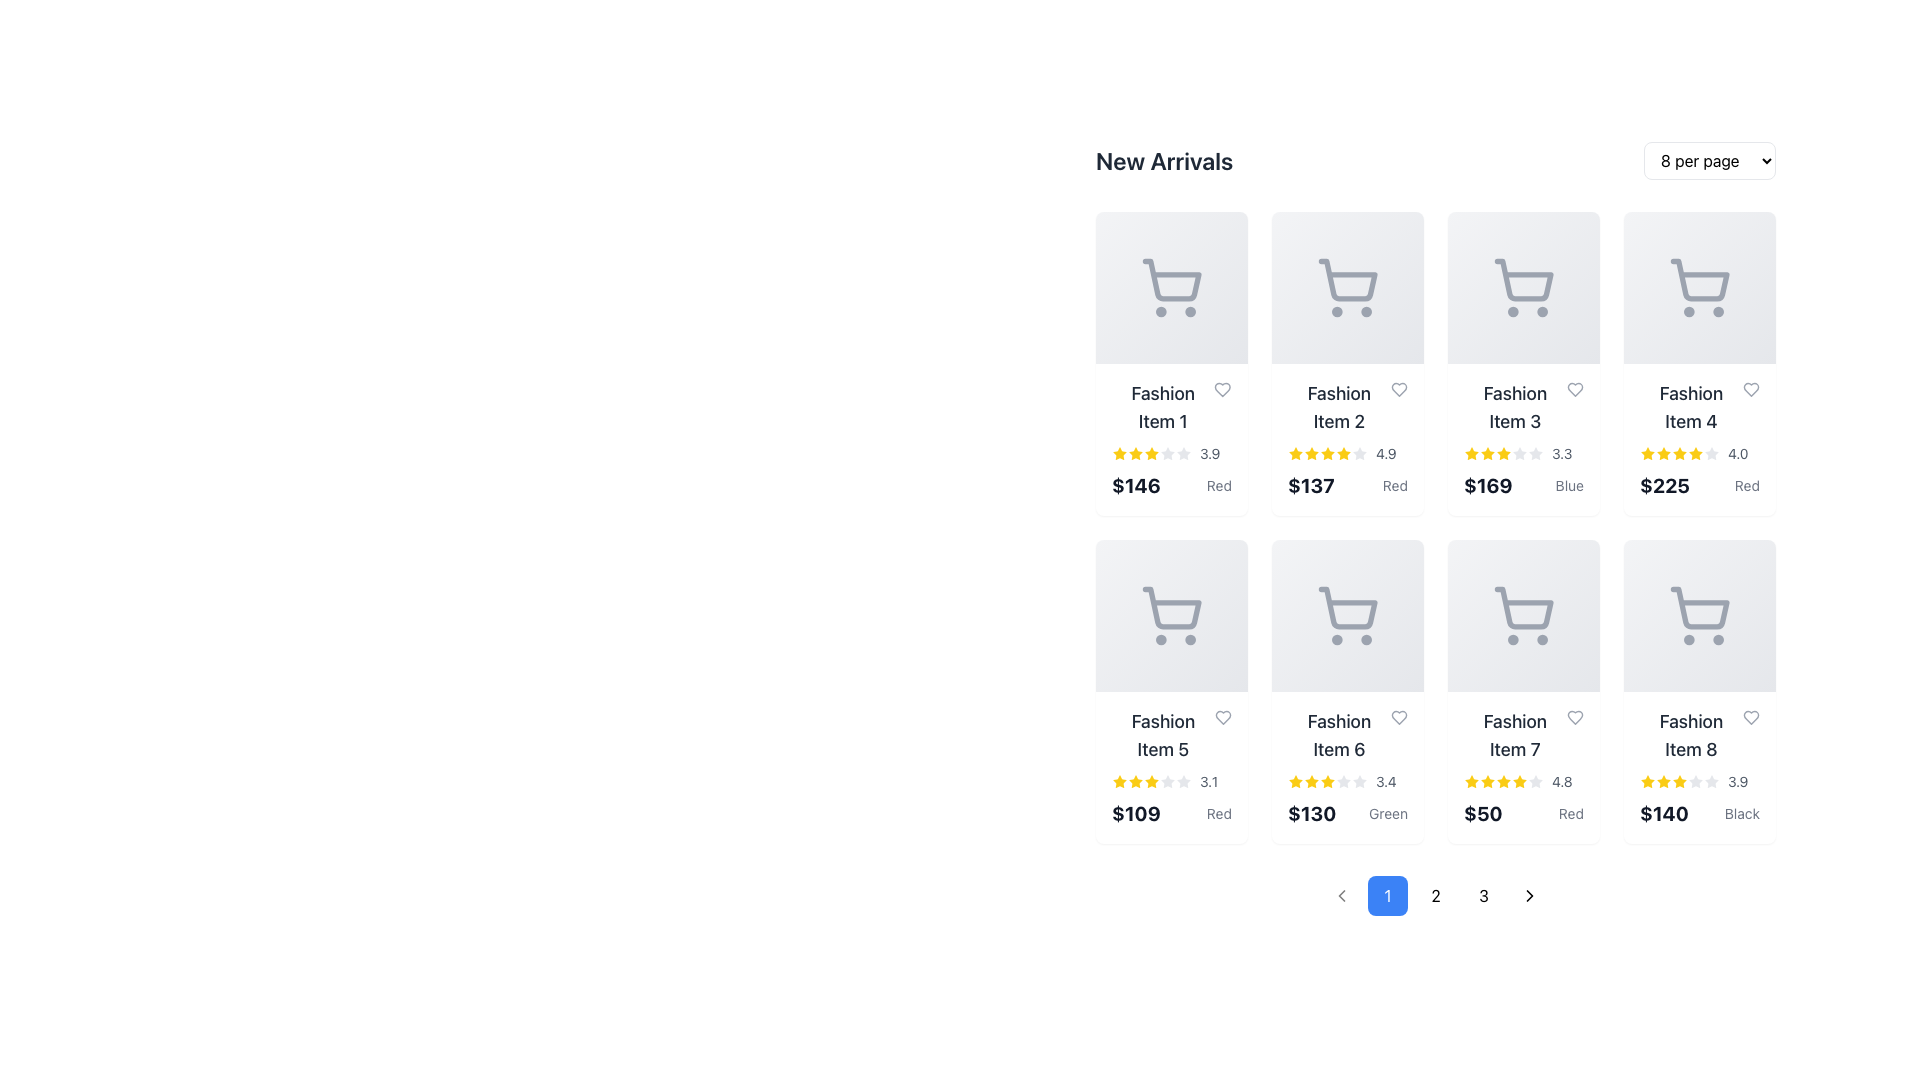 This screenshot has height=1080, width=1920. Describe the element at coordinates (1311, 486) in the screenshot. I see `the text segment displaying '$137' in bold, black font, which is located in the second column of the top row within the 'New Arrivals' grid layout, directly under 'Fashion Item 2.'` at that location.